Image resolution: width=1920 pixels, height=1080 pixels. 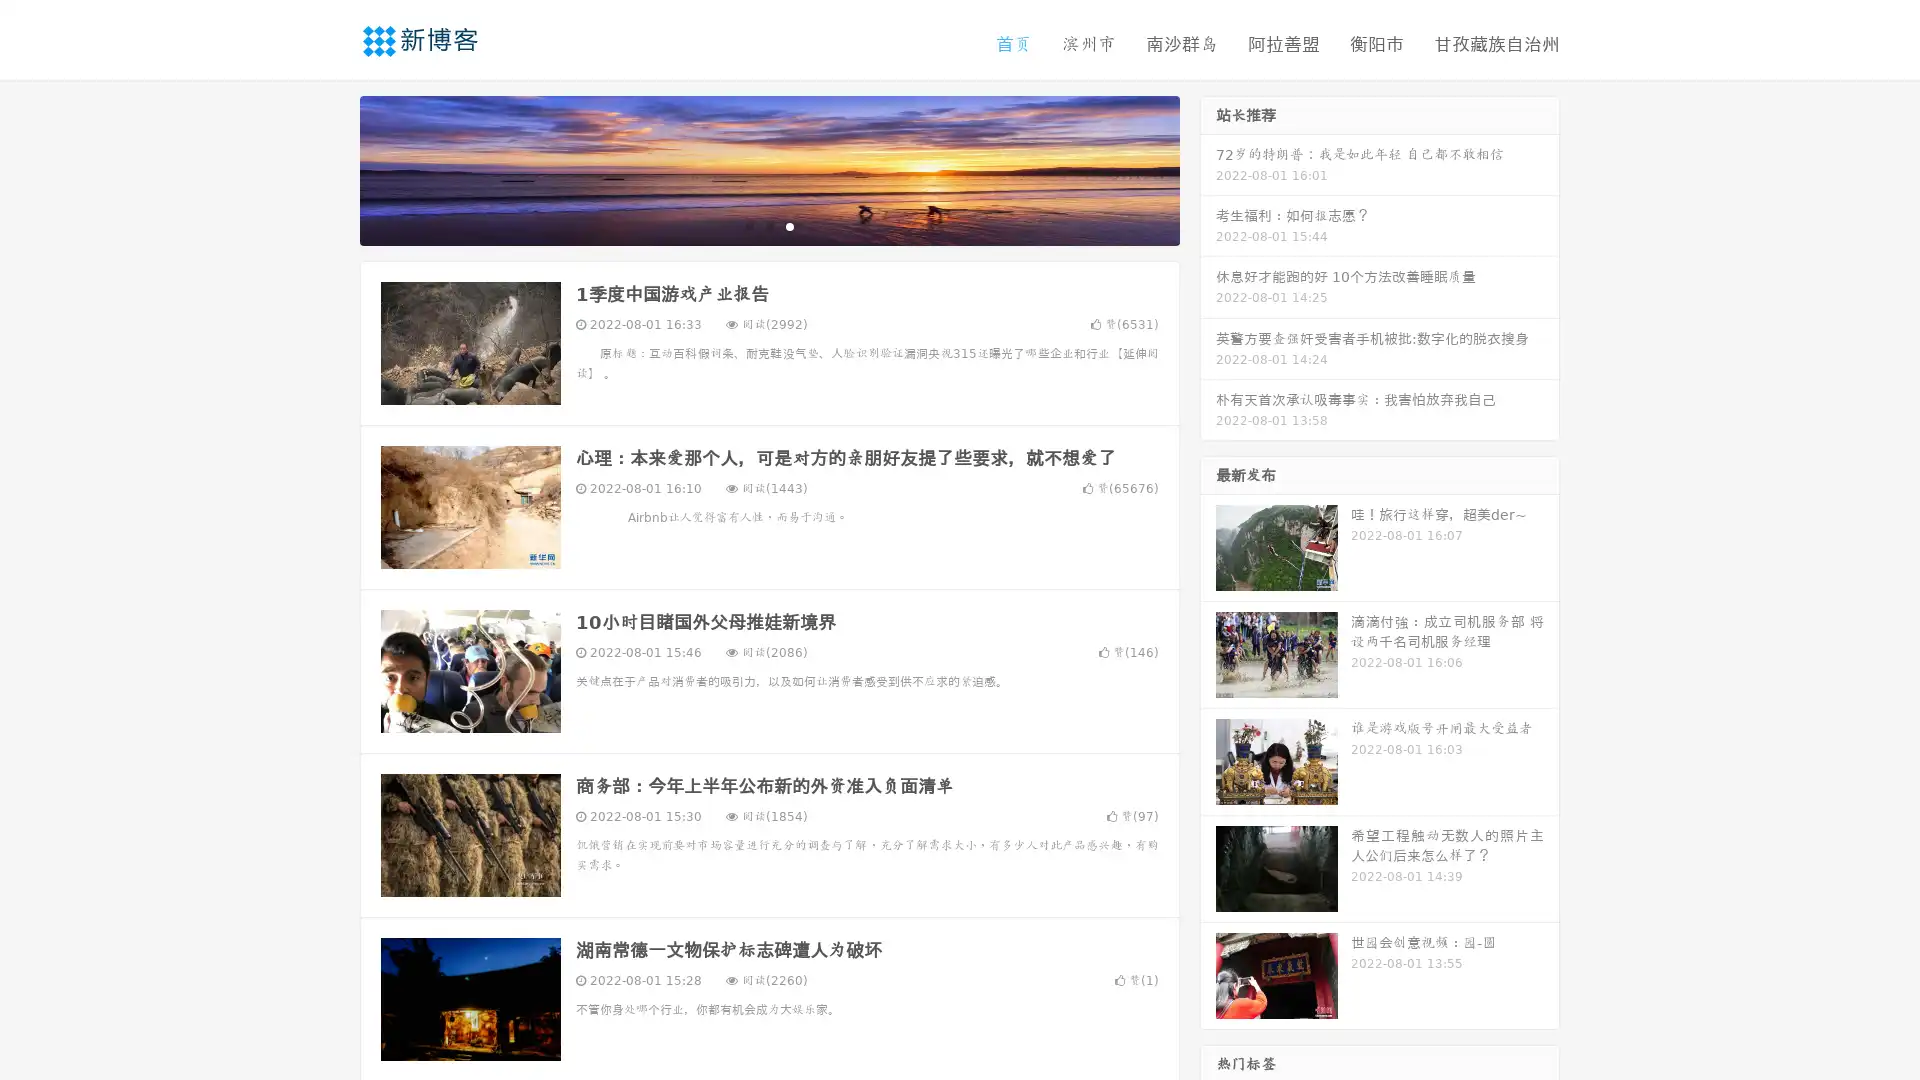 What do you see at coordinates (789, 225) in the screenshot?
I see `Go to slide 3` at bounding box center [789, 225].